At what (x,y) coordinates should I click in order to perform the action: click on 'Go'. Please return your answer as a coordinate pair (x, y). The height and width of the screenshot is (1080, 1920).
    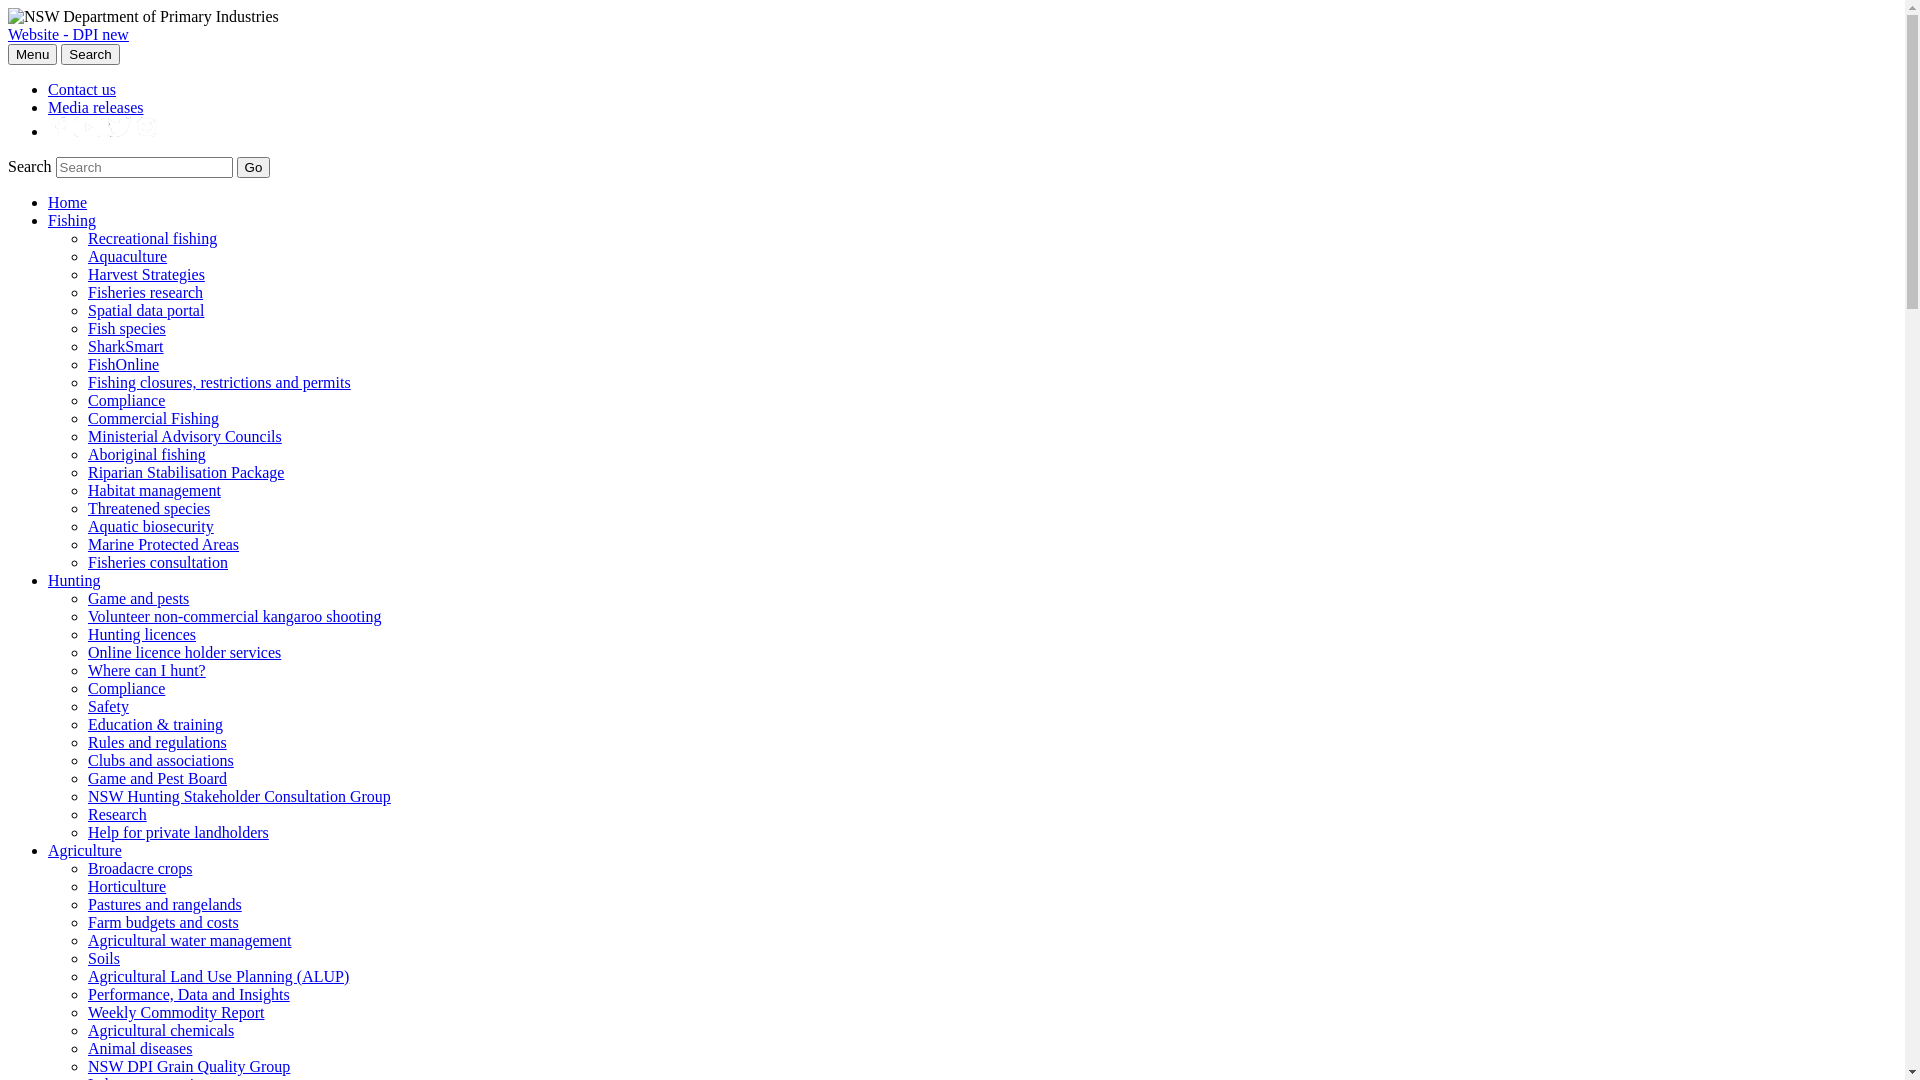
    Looking at the image, I should click on (253, 166).